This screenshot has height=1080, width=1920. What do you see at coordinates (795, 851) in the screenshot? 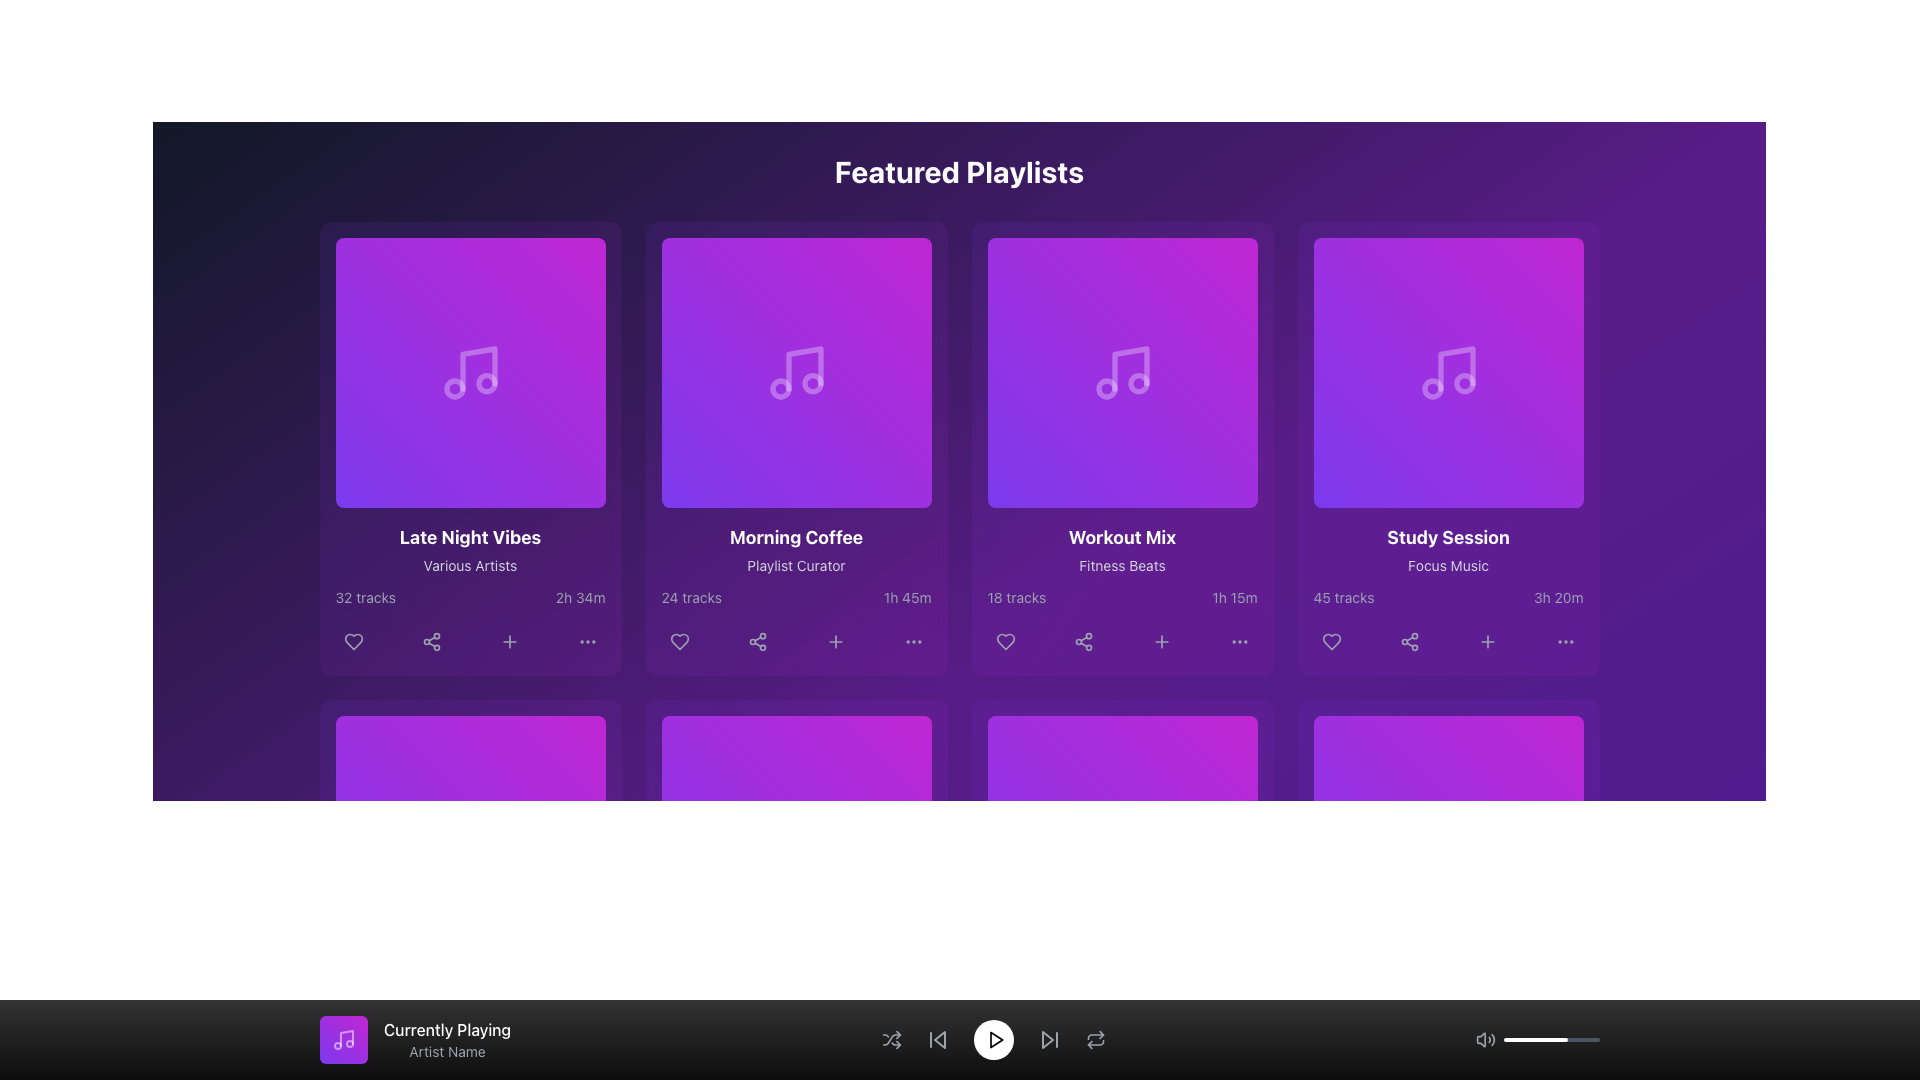
I see `the circular play button located at the center of the card to play media` at bounding box center [795, 851].